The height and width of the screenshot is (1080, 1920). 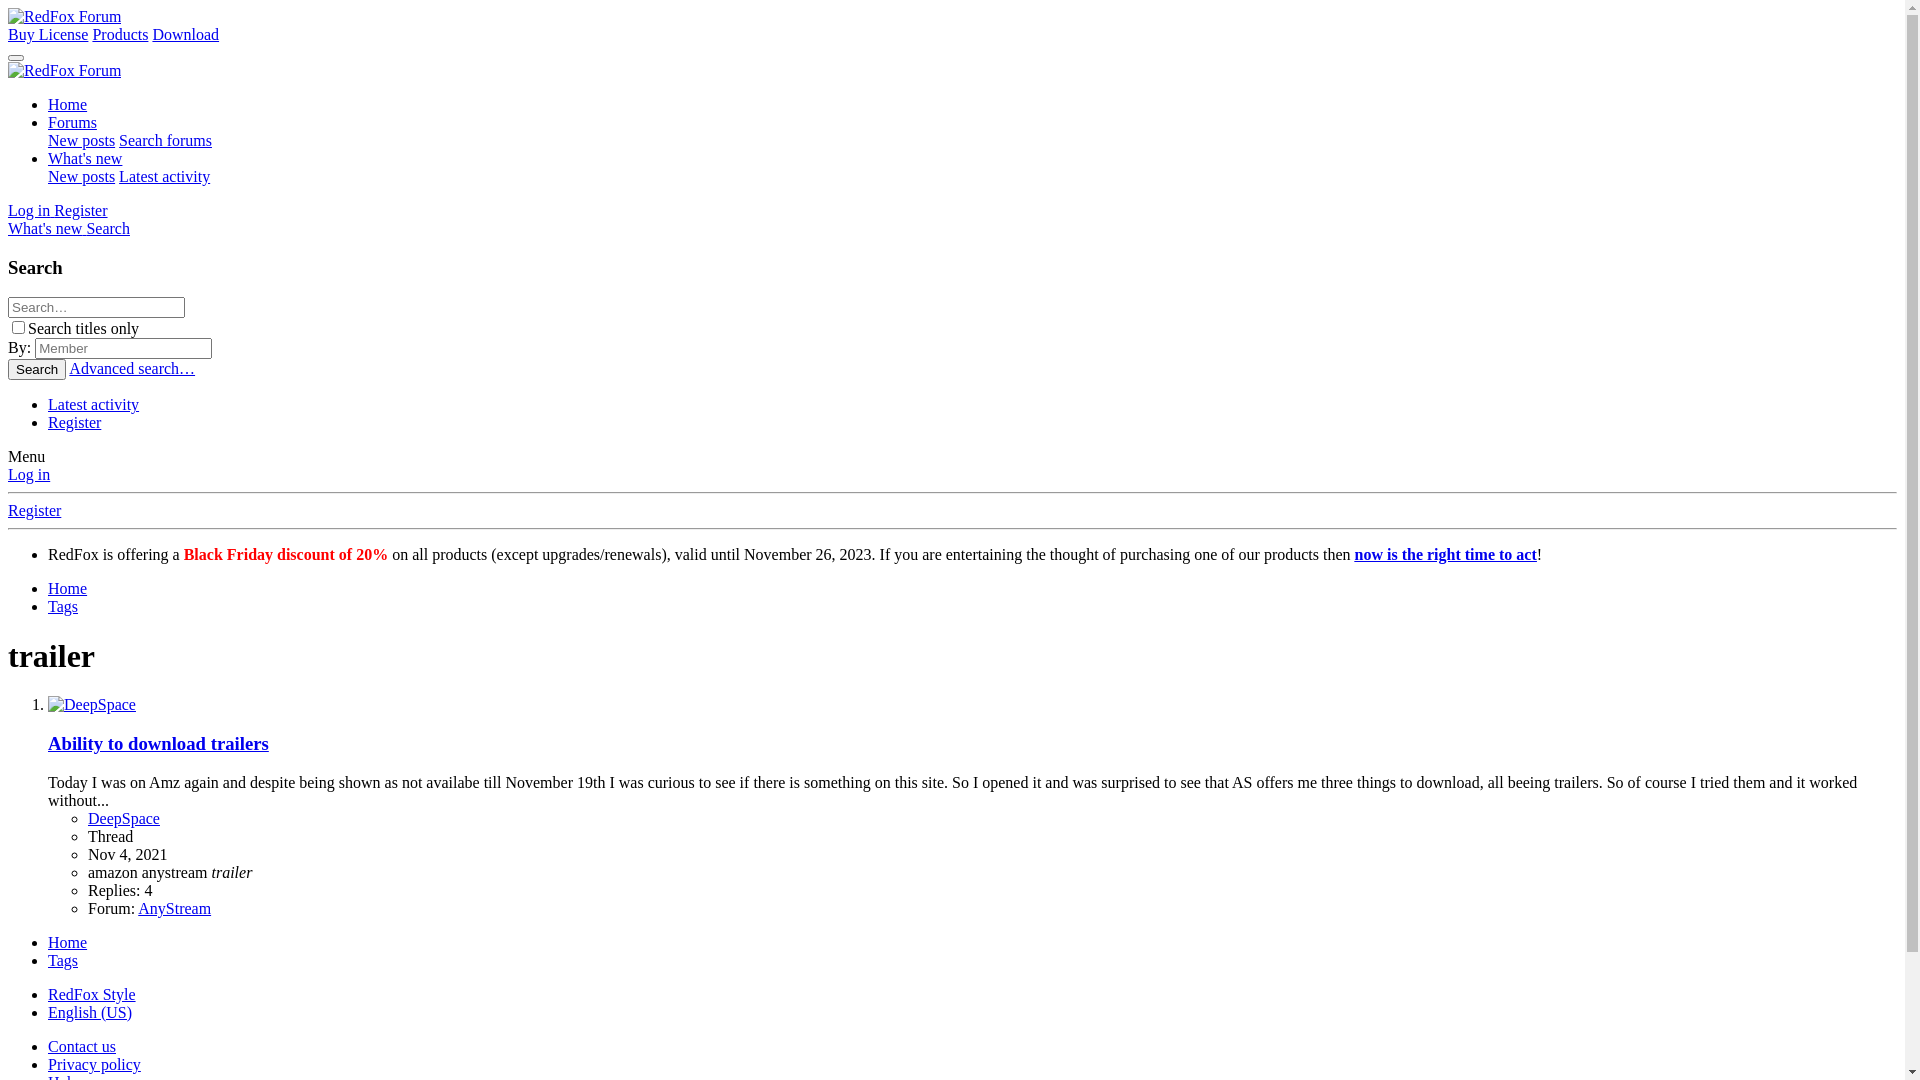 What do you see at coordinates (80, 1045) in the screenshot?
I see `'Contact us'` at bounding box center [80, 1045].